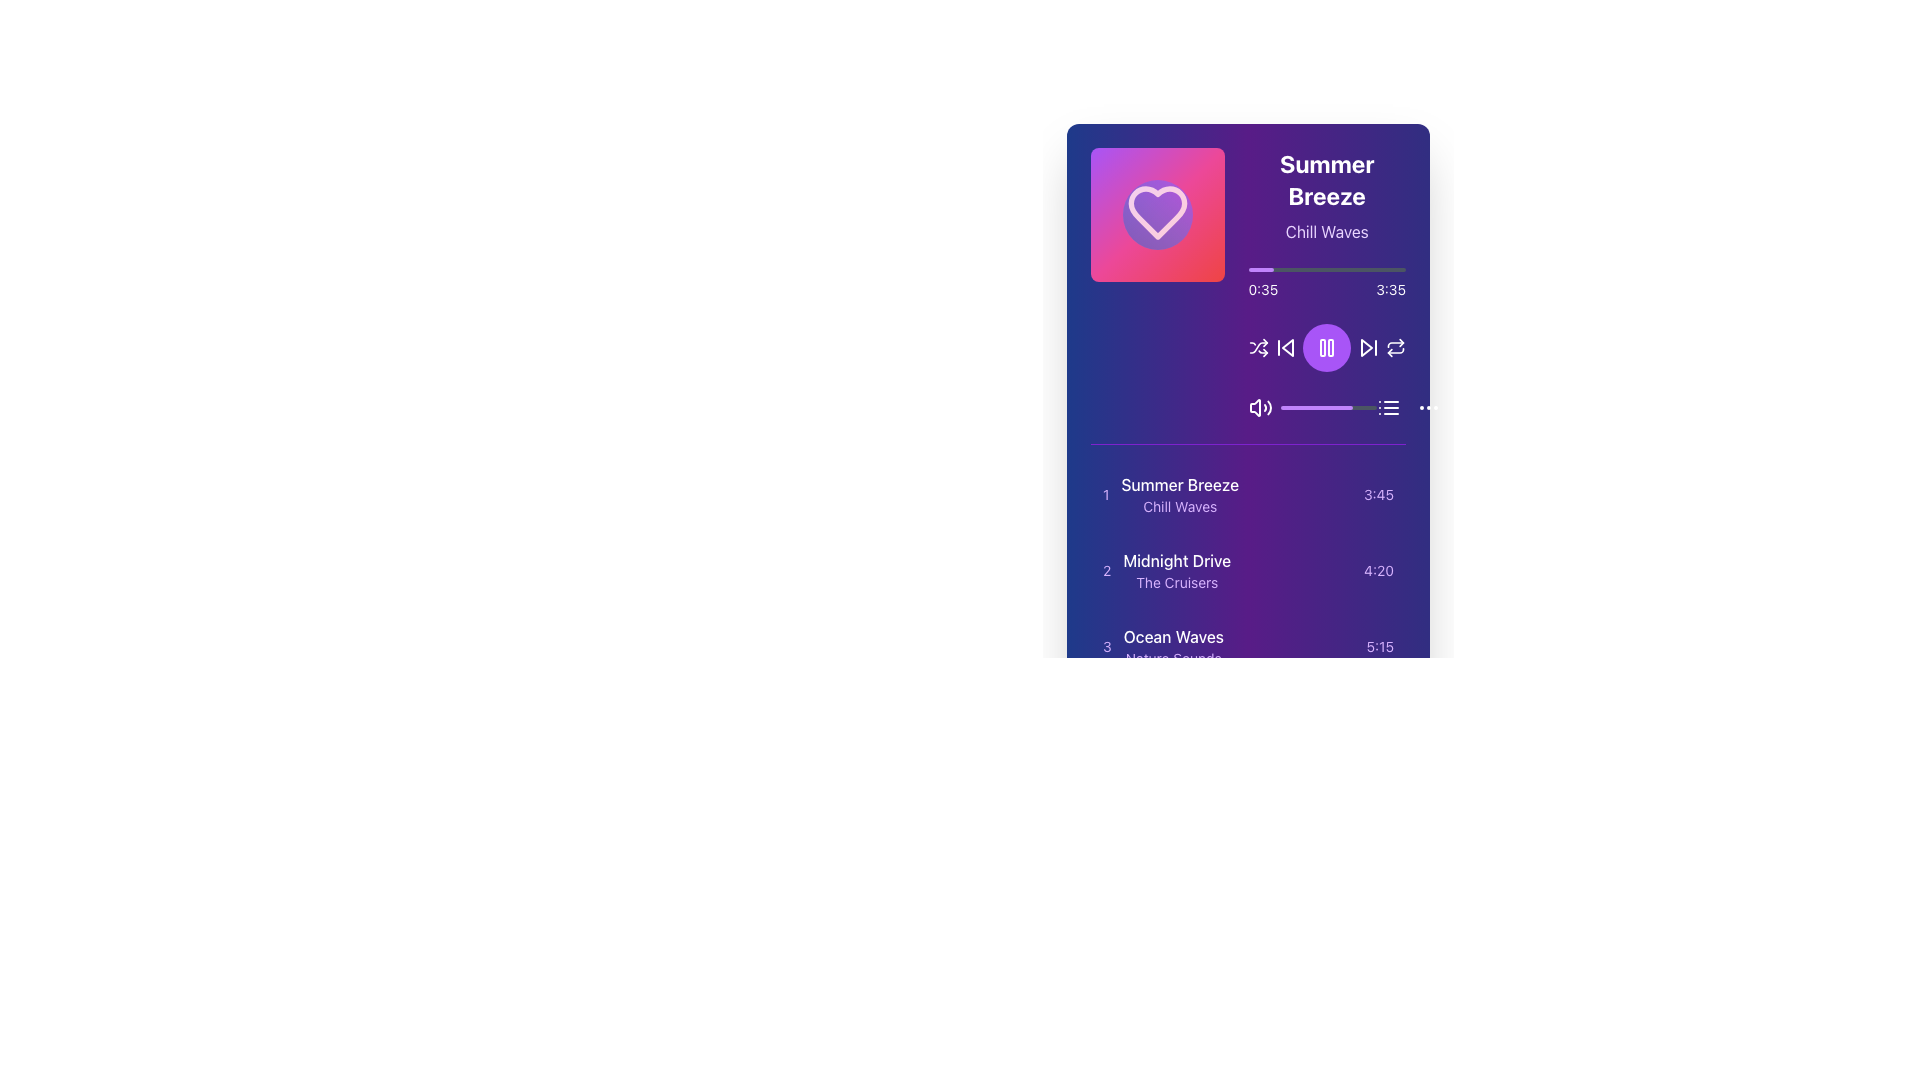 Image resolution: width=1920 pixels, height=1080 pixels. Describe the element at coordinates (1289, 407) in the screenshot. I see `the progress value` at that location.